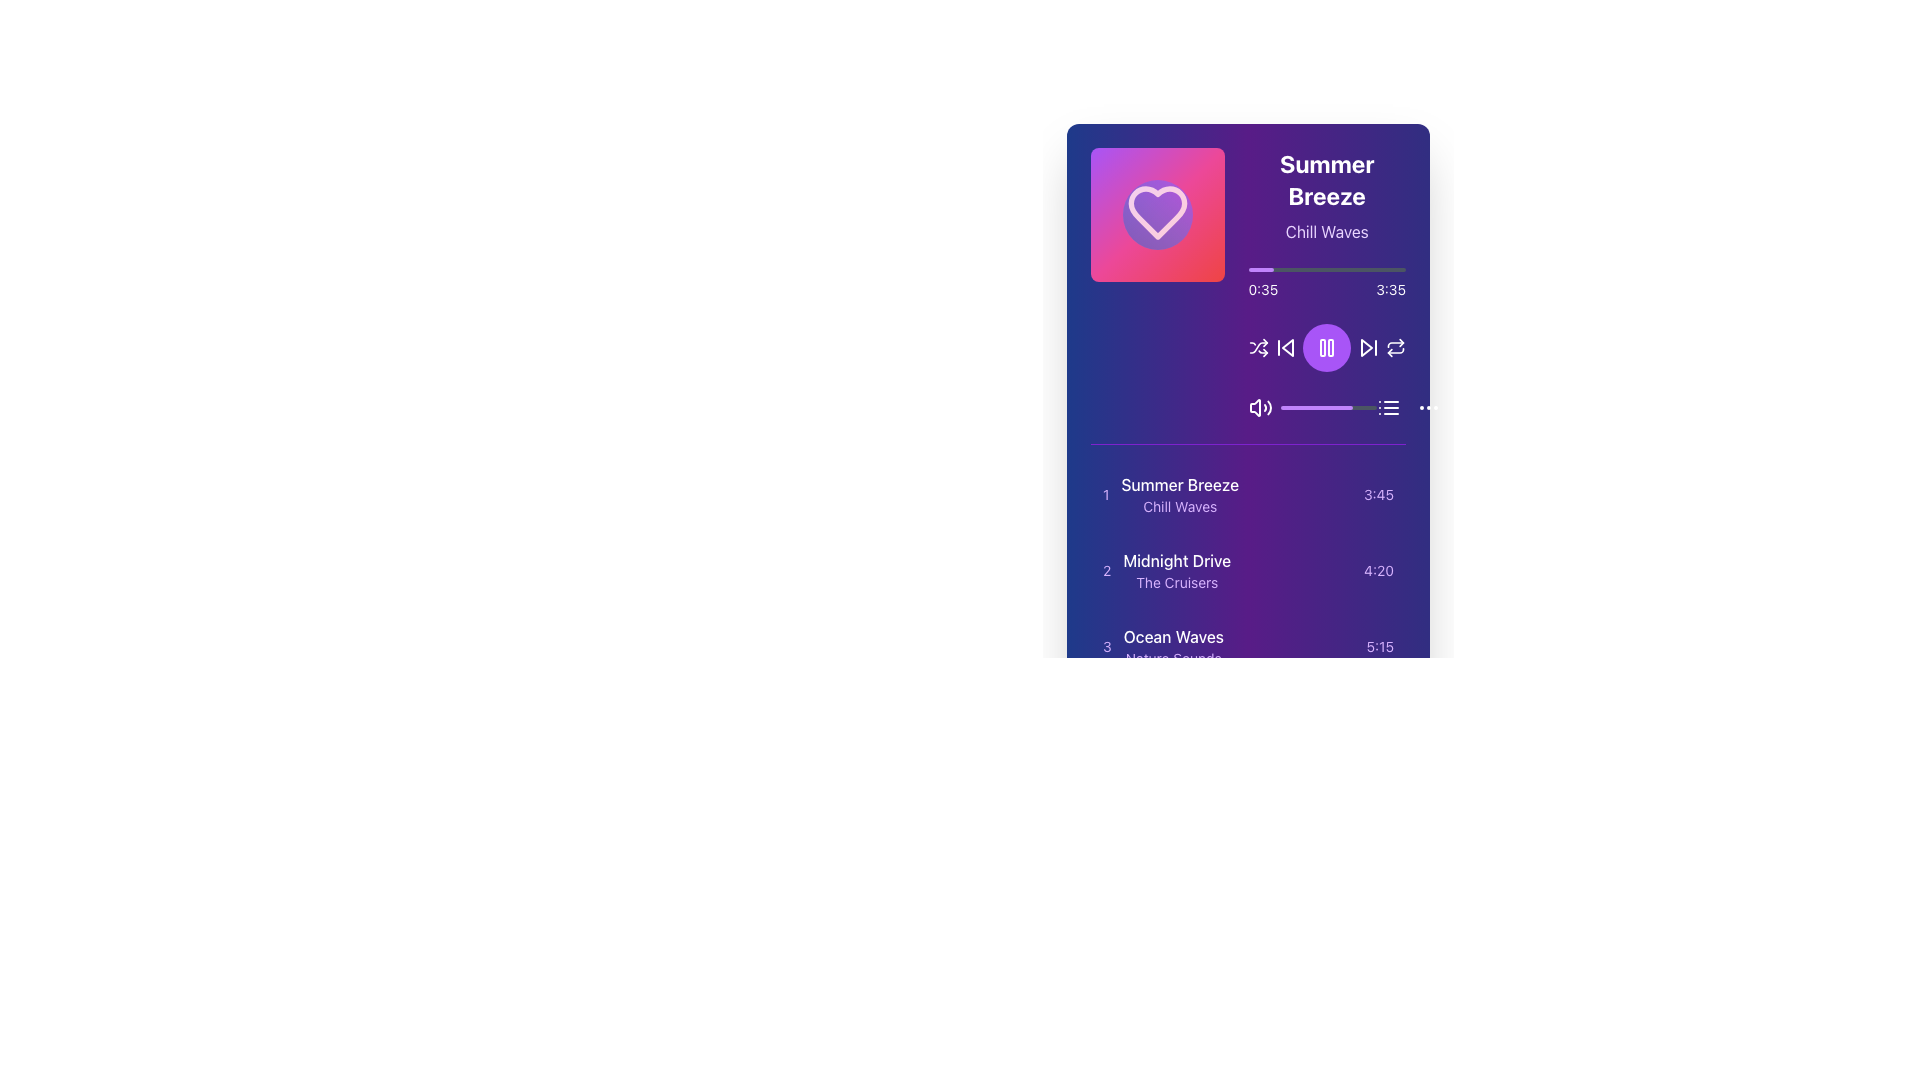 Image resolution: width=1920 pixels, height=1080 pixels. Describe the element at coordinates (1289, 407) in the screenshot. I see `the progress value` at that location.